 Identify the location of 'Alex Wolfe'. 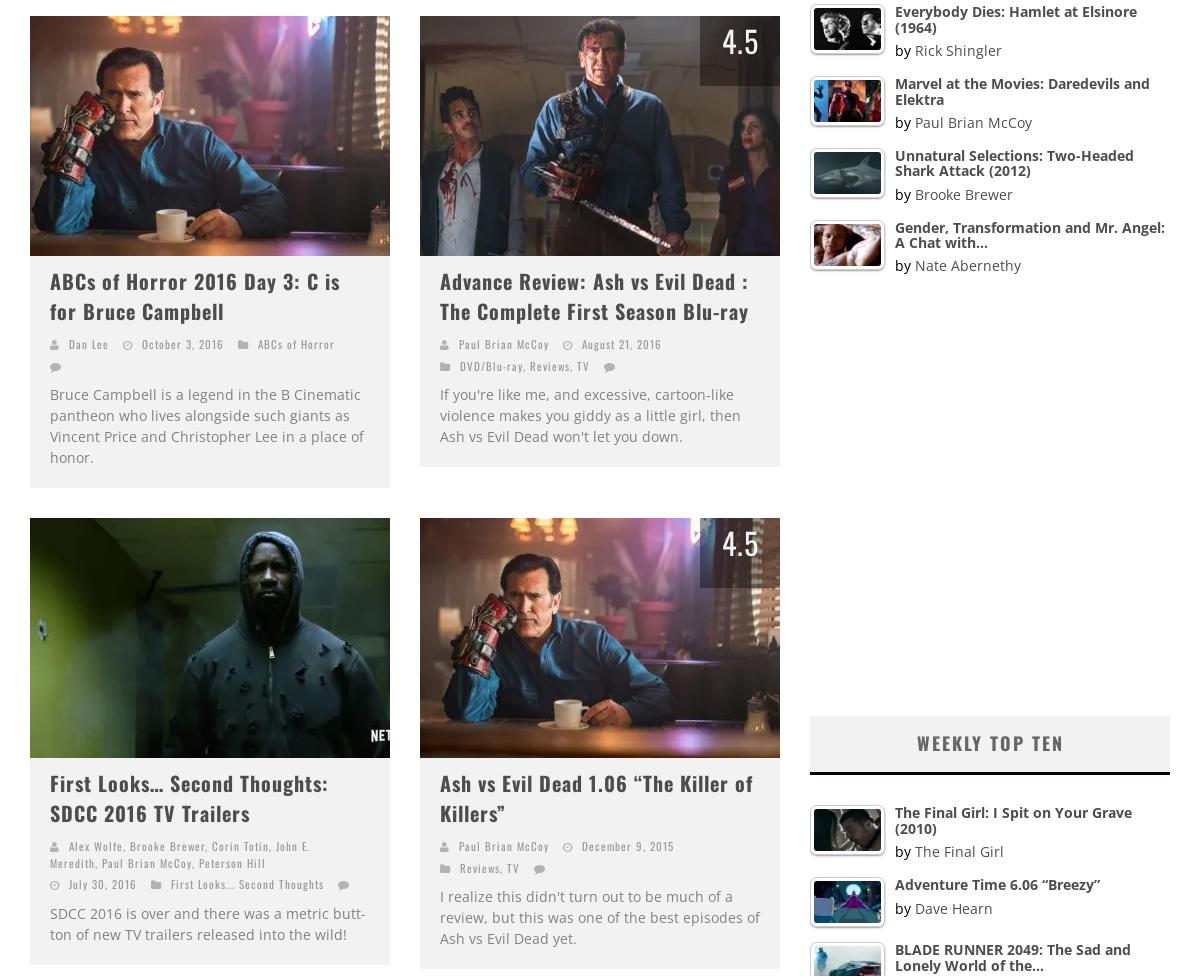
(96, 845).